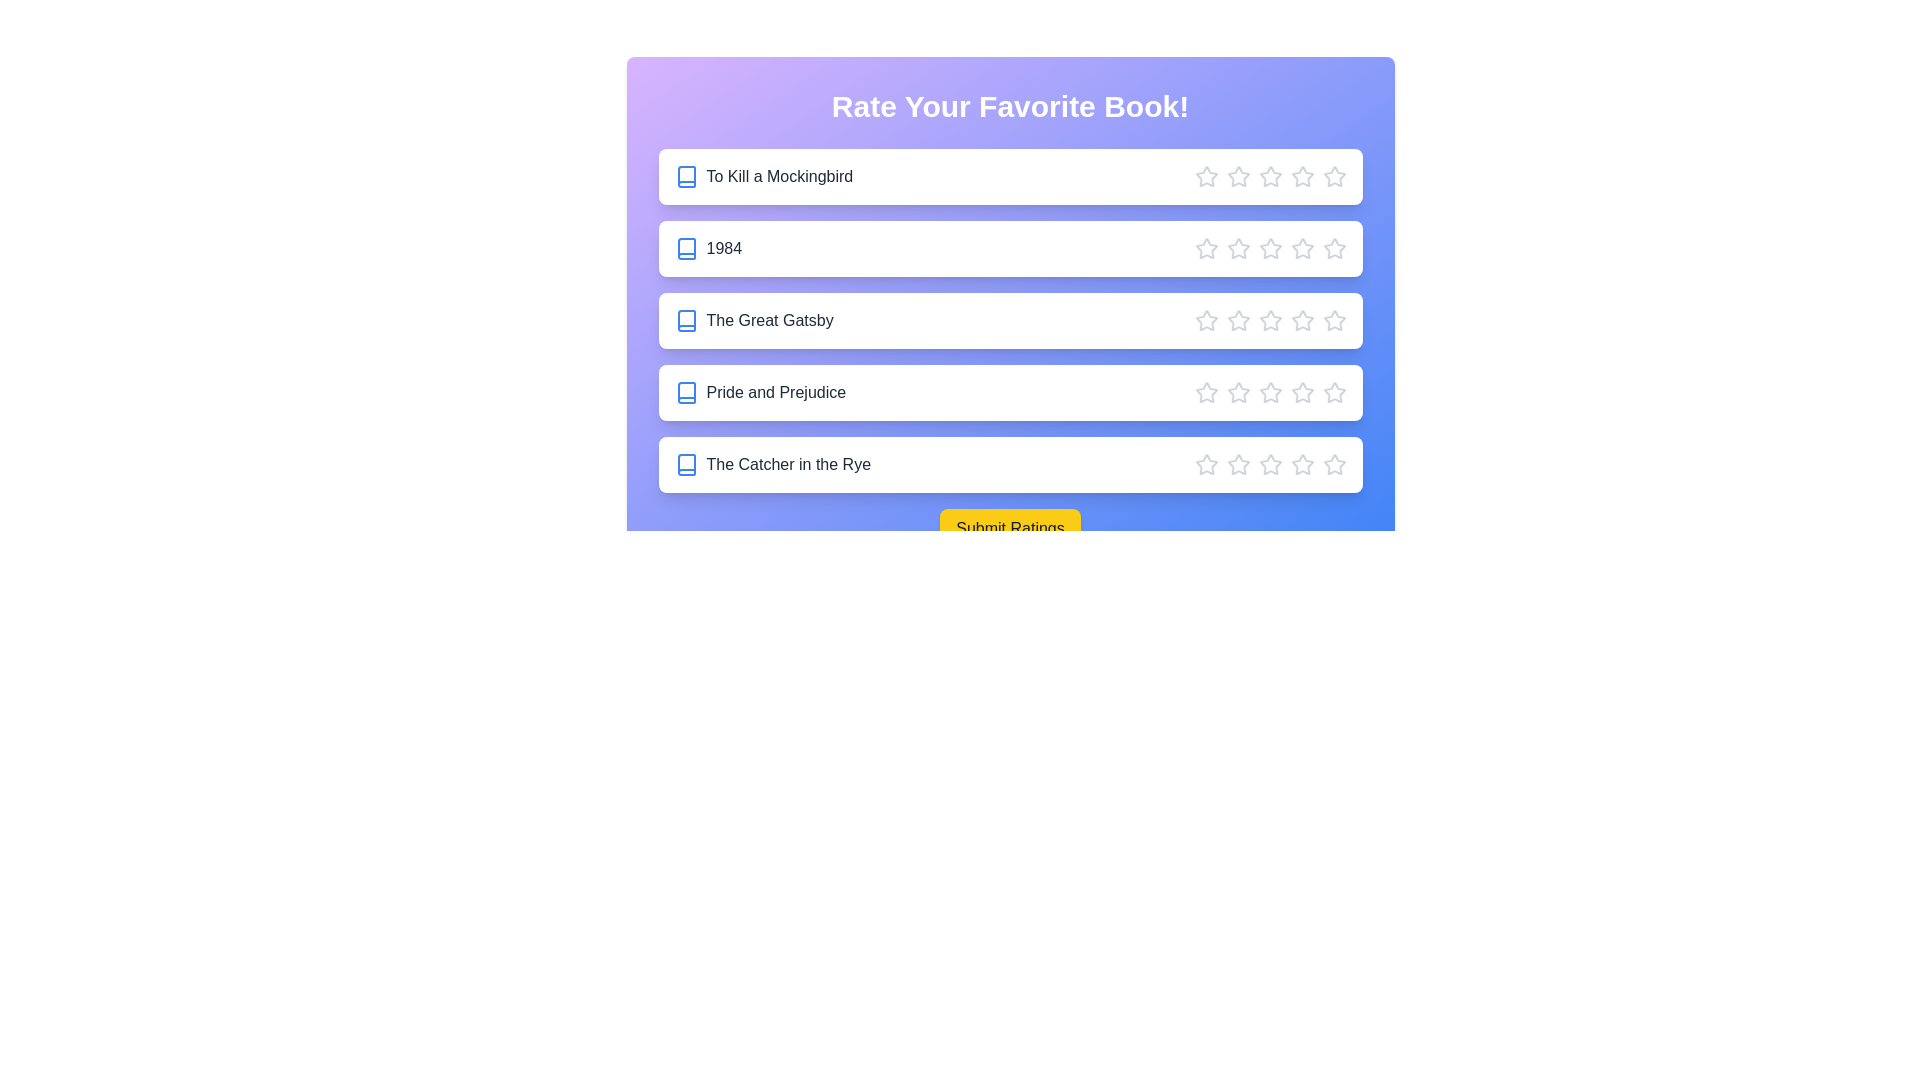  What do you see at coordinates (1237, 248) in the screenshot?
I see `the star corresponding to 2 stars for the book '1984'` at bounding box center [1237, 248].